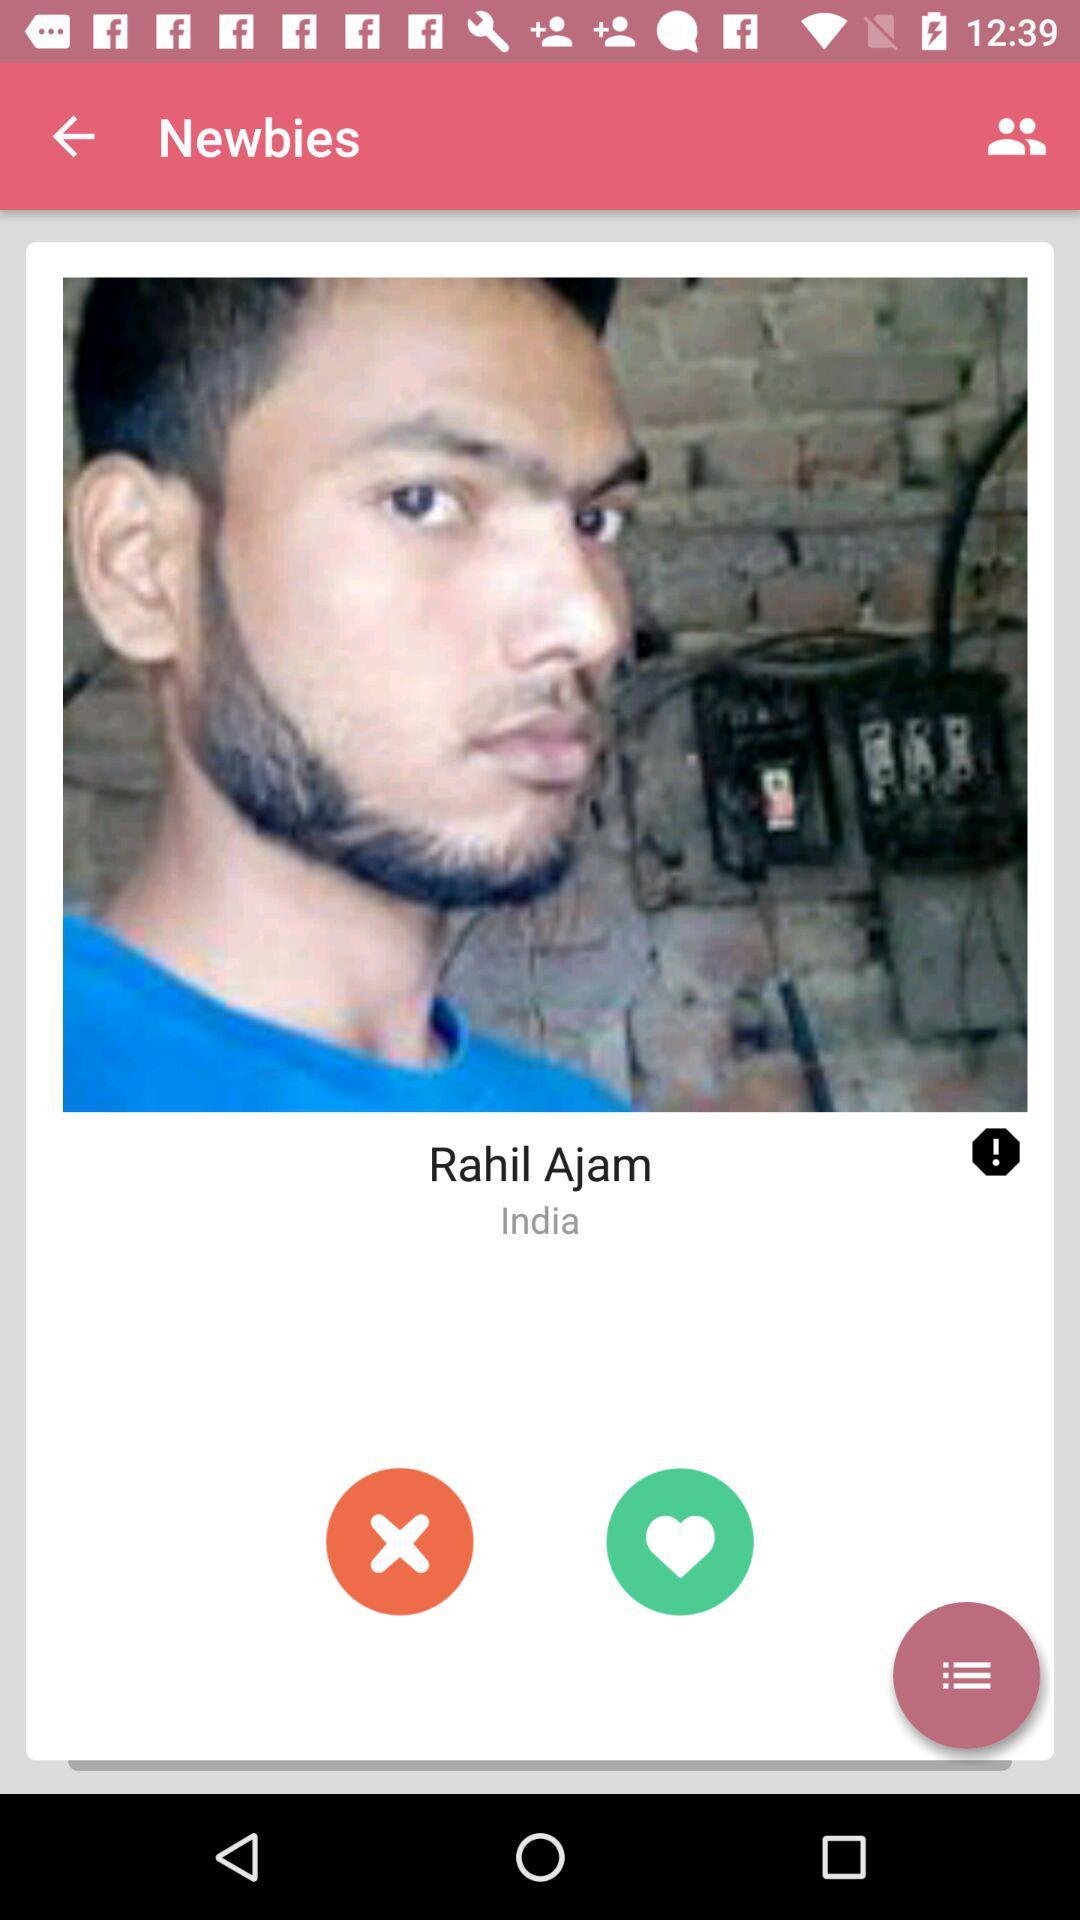 The width and height of the screenshot is (1080, 1920). What do you see at coordinates (400, 1540) in the screenshot?
I see `dislike/reject user` at bounding box center [400, 1540].